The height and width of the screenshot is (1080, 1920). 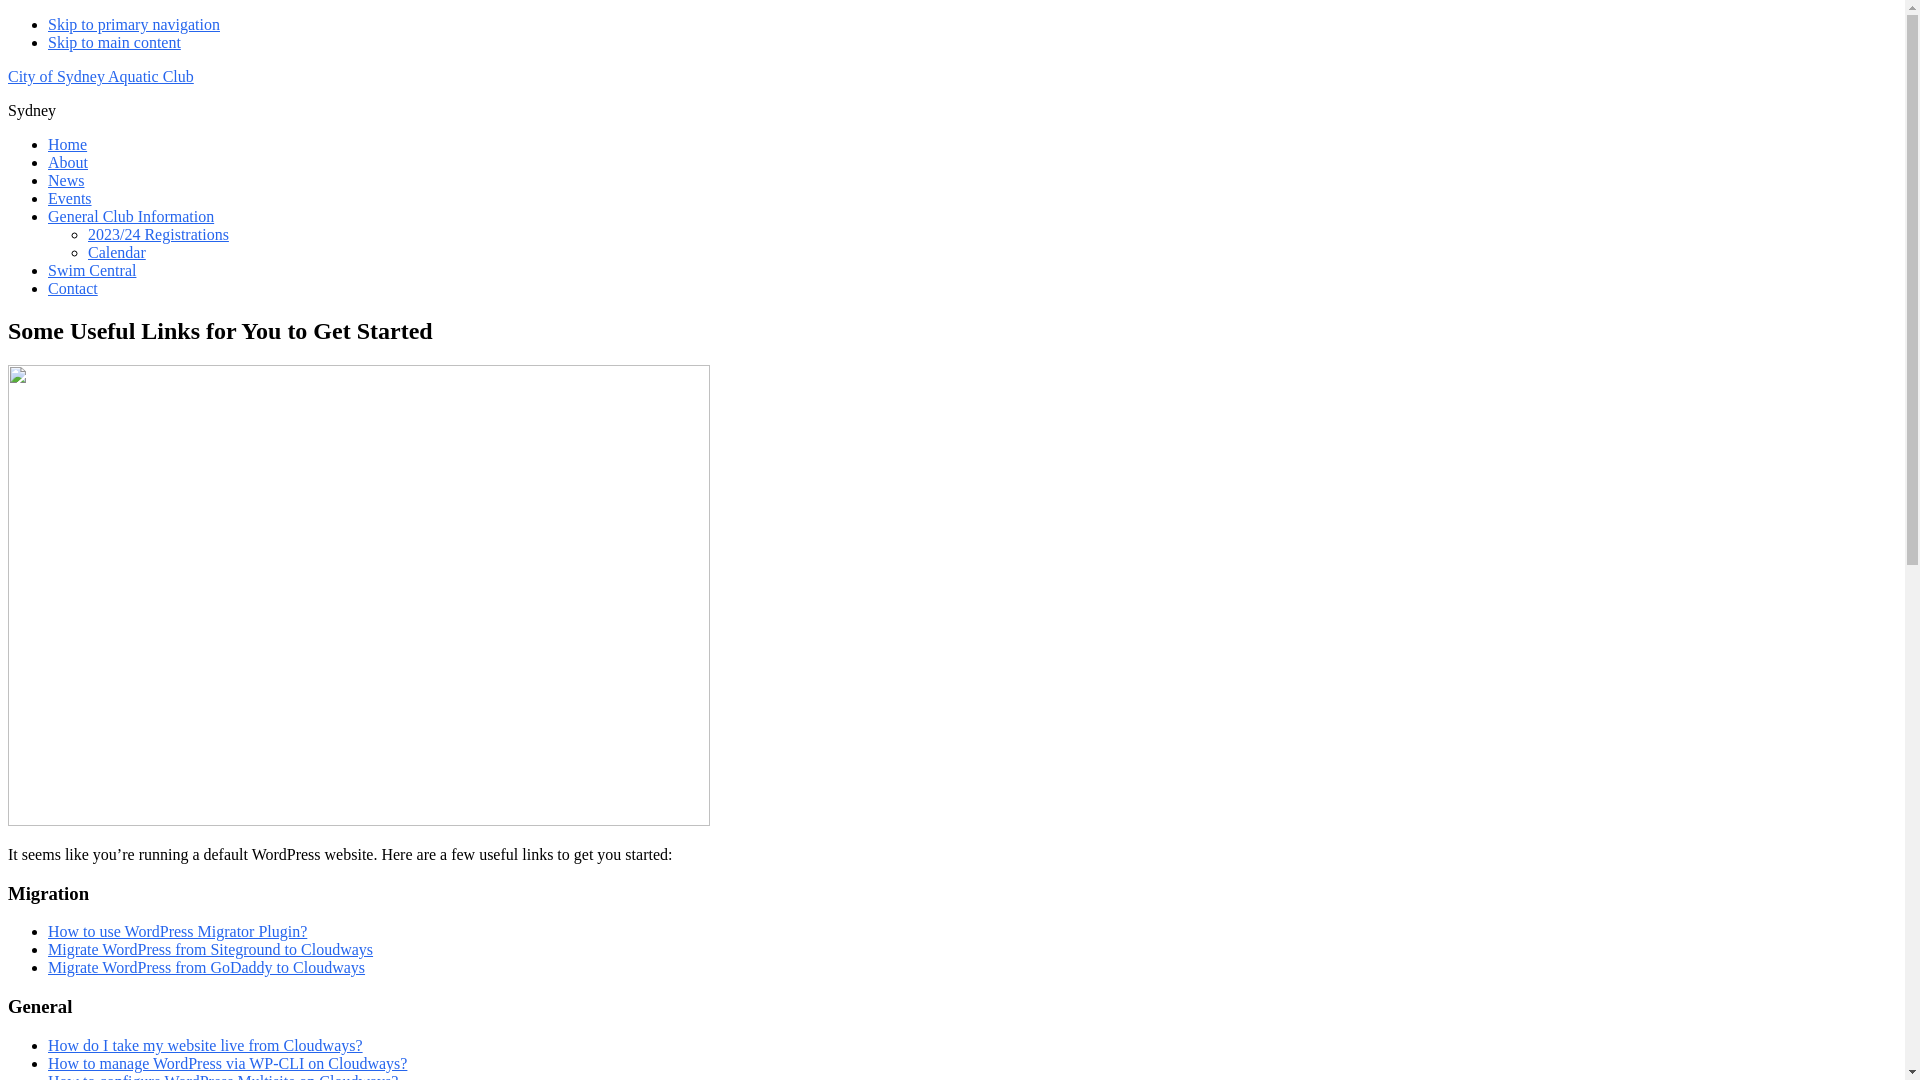 I want to click on 'Calendar', so click(x=115, y=251).